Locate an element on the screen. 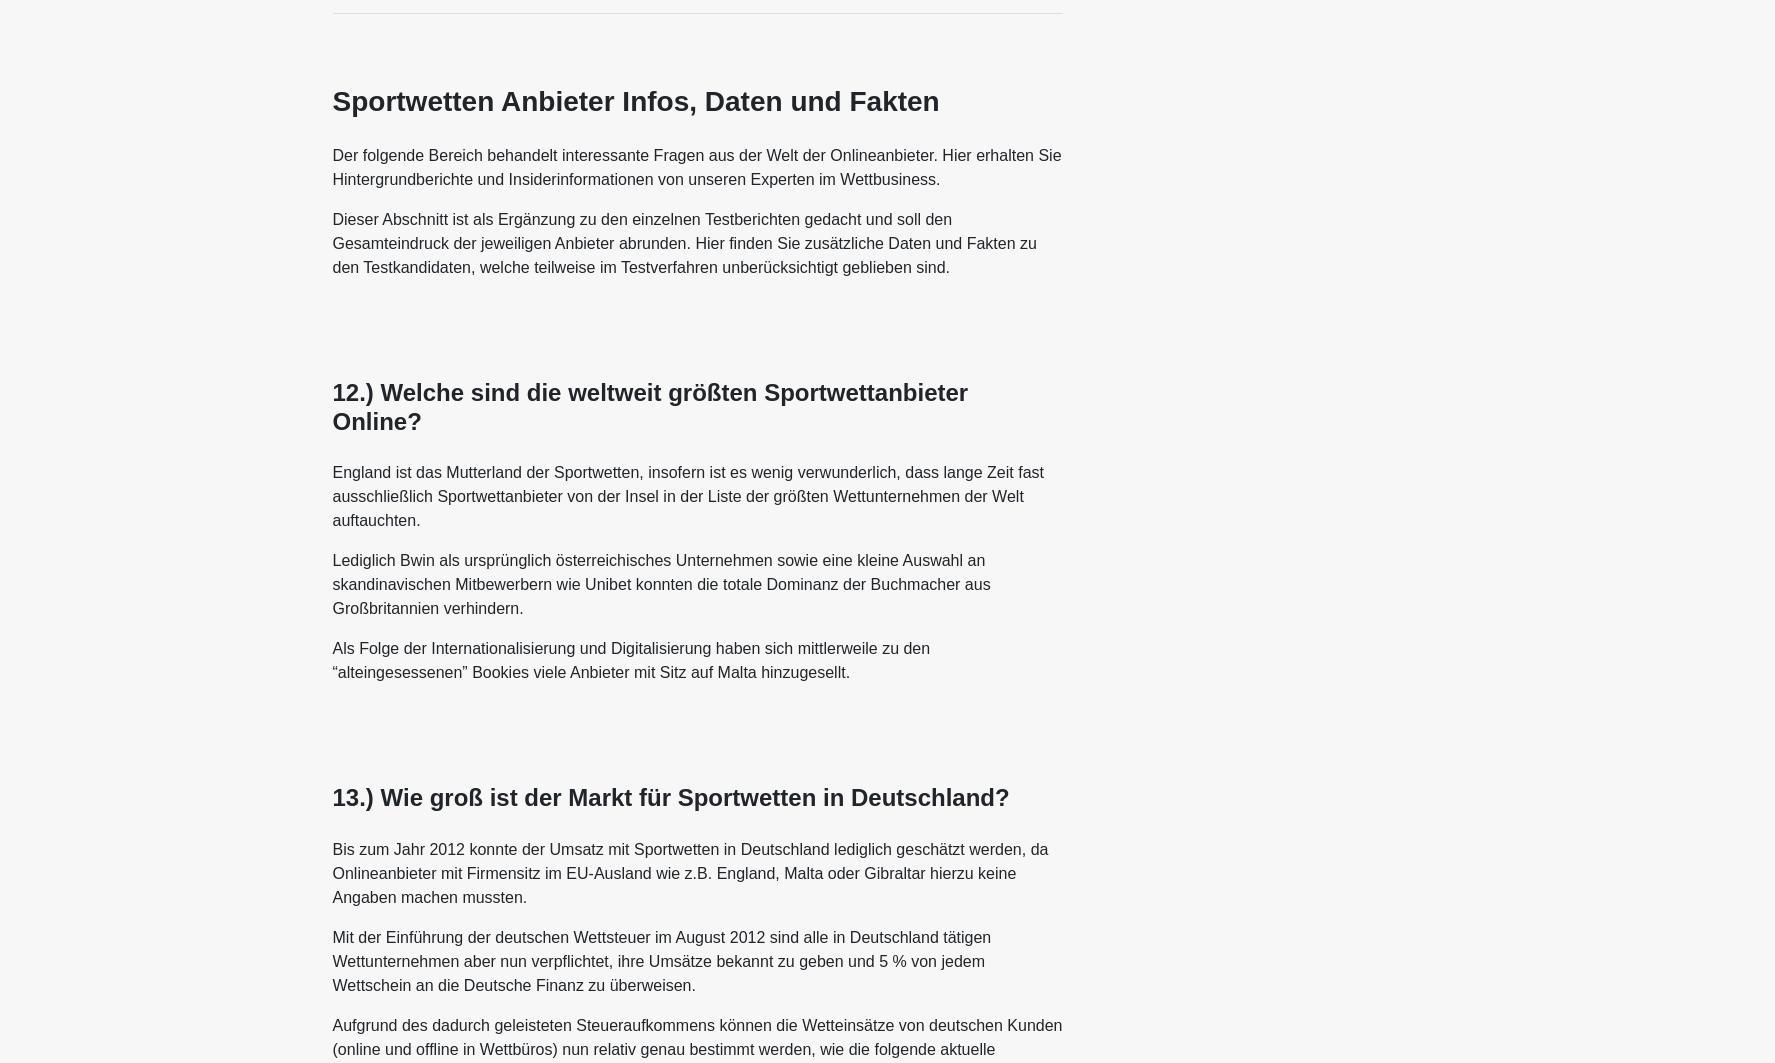 Image resolution: width=1775 pixels, height=1063 pixels. 'Sportwetten Anbieter Infos, Daten und Fakten' is located at coordinates (635, 101).